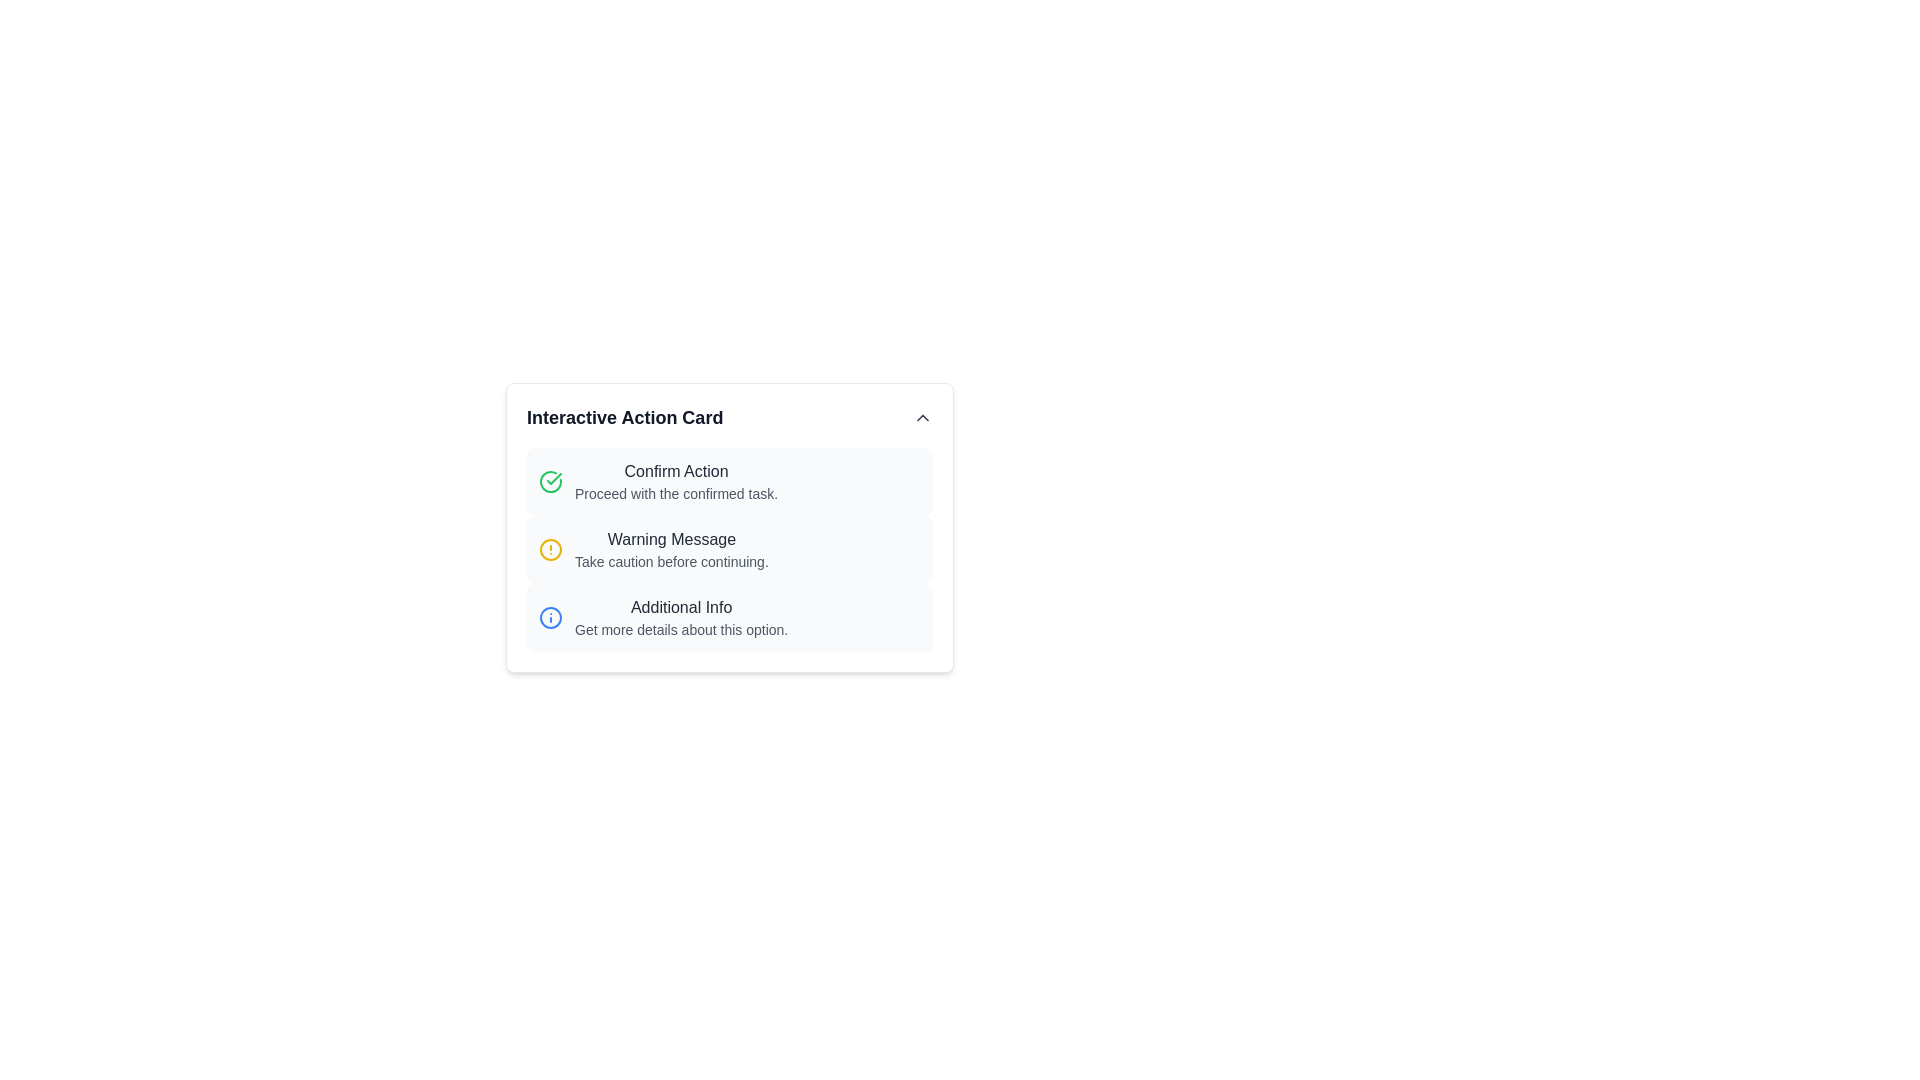  Describe the element at coordinates (728, 527) in the screenshot. I see `the warning message located in the second action section of the 'Interactive Action Card', which is positioned between 'Confirm Action' and 'Additional Info'` at that location.